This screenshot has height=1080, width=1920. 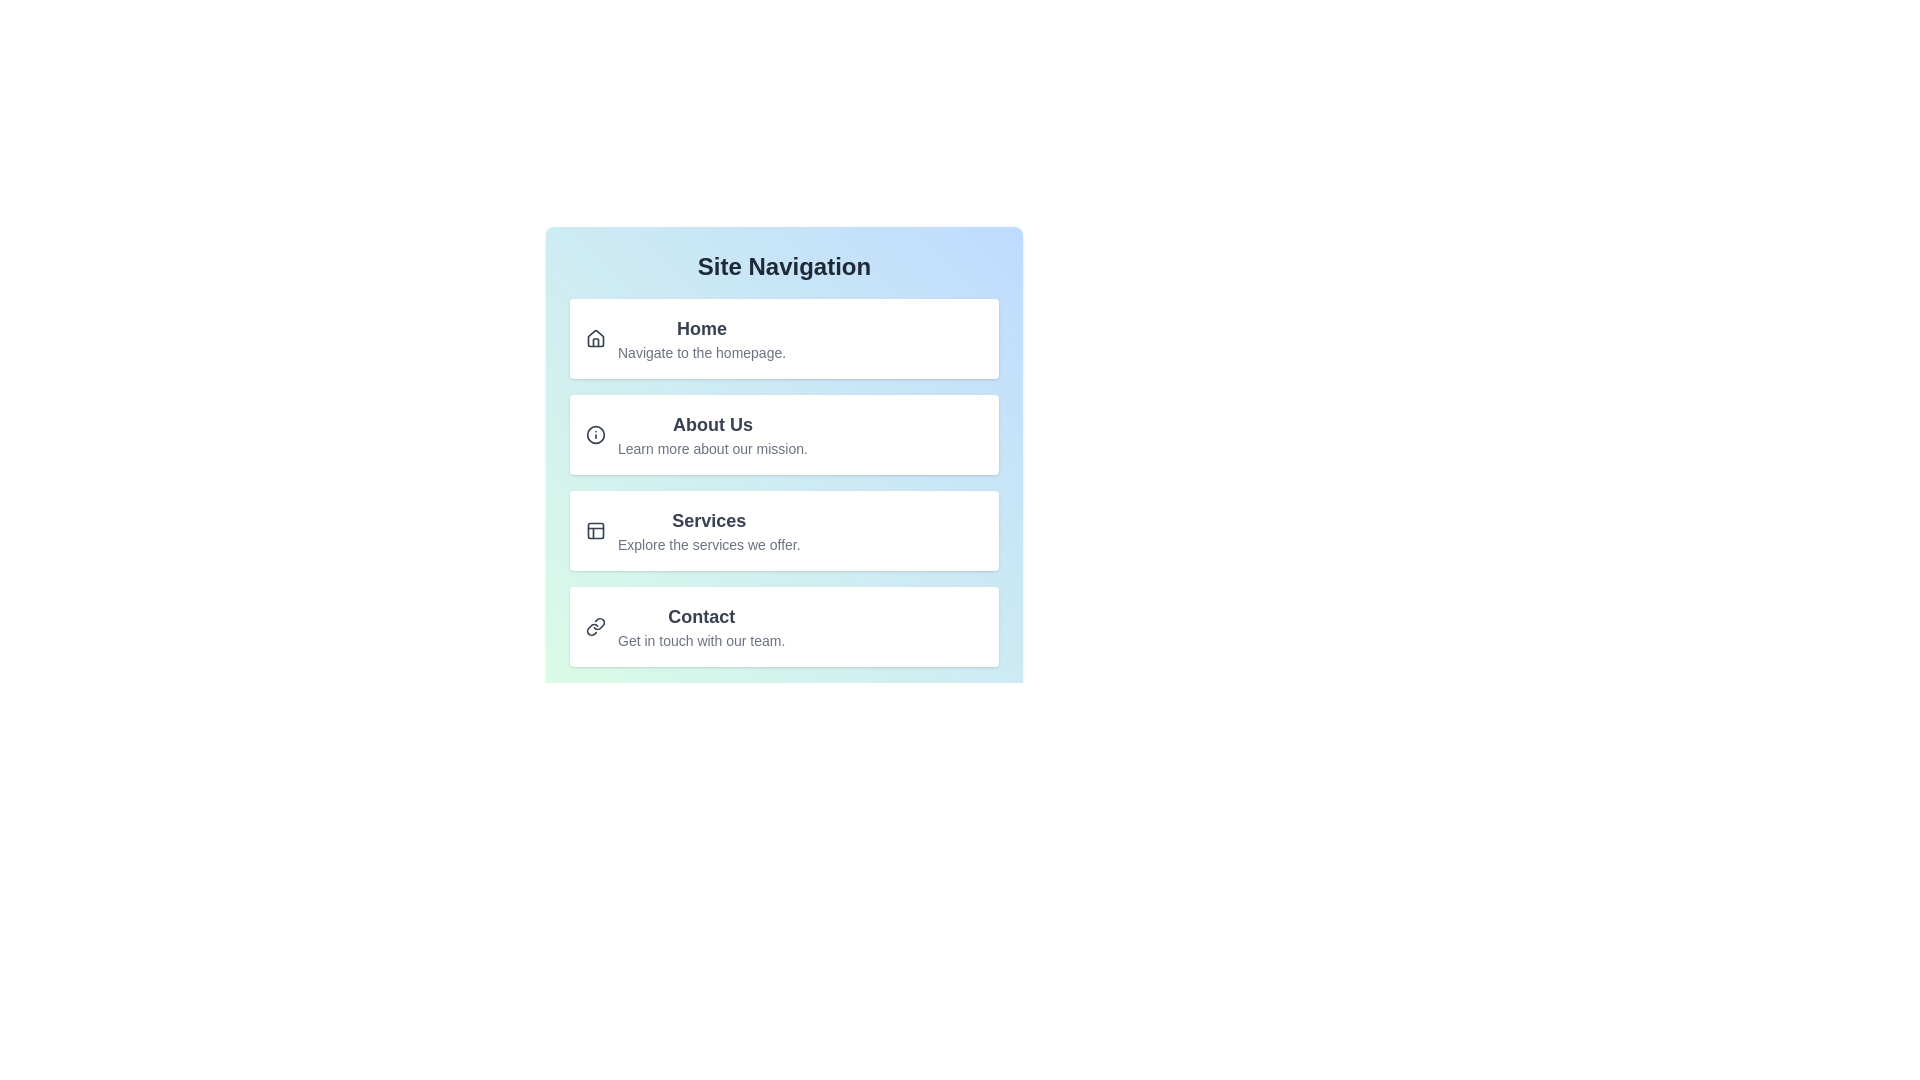 What do you see at coordinates (783, 434) in the screenshot?
I see `the clickable link labeled 'About Us' in the 'Site Navigation' menu` at bounding box center [783, 434].